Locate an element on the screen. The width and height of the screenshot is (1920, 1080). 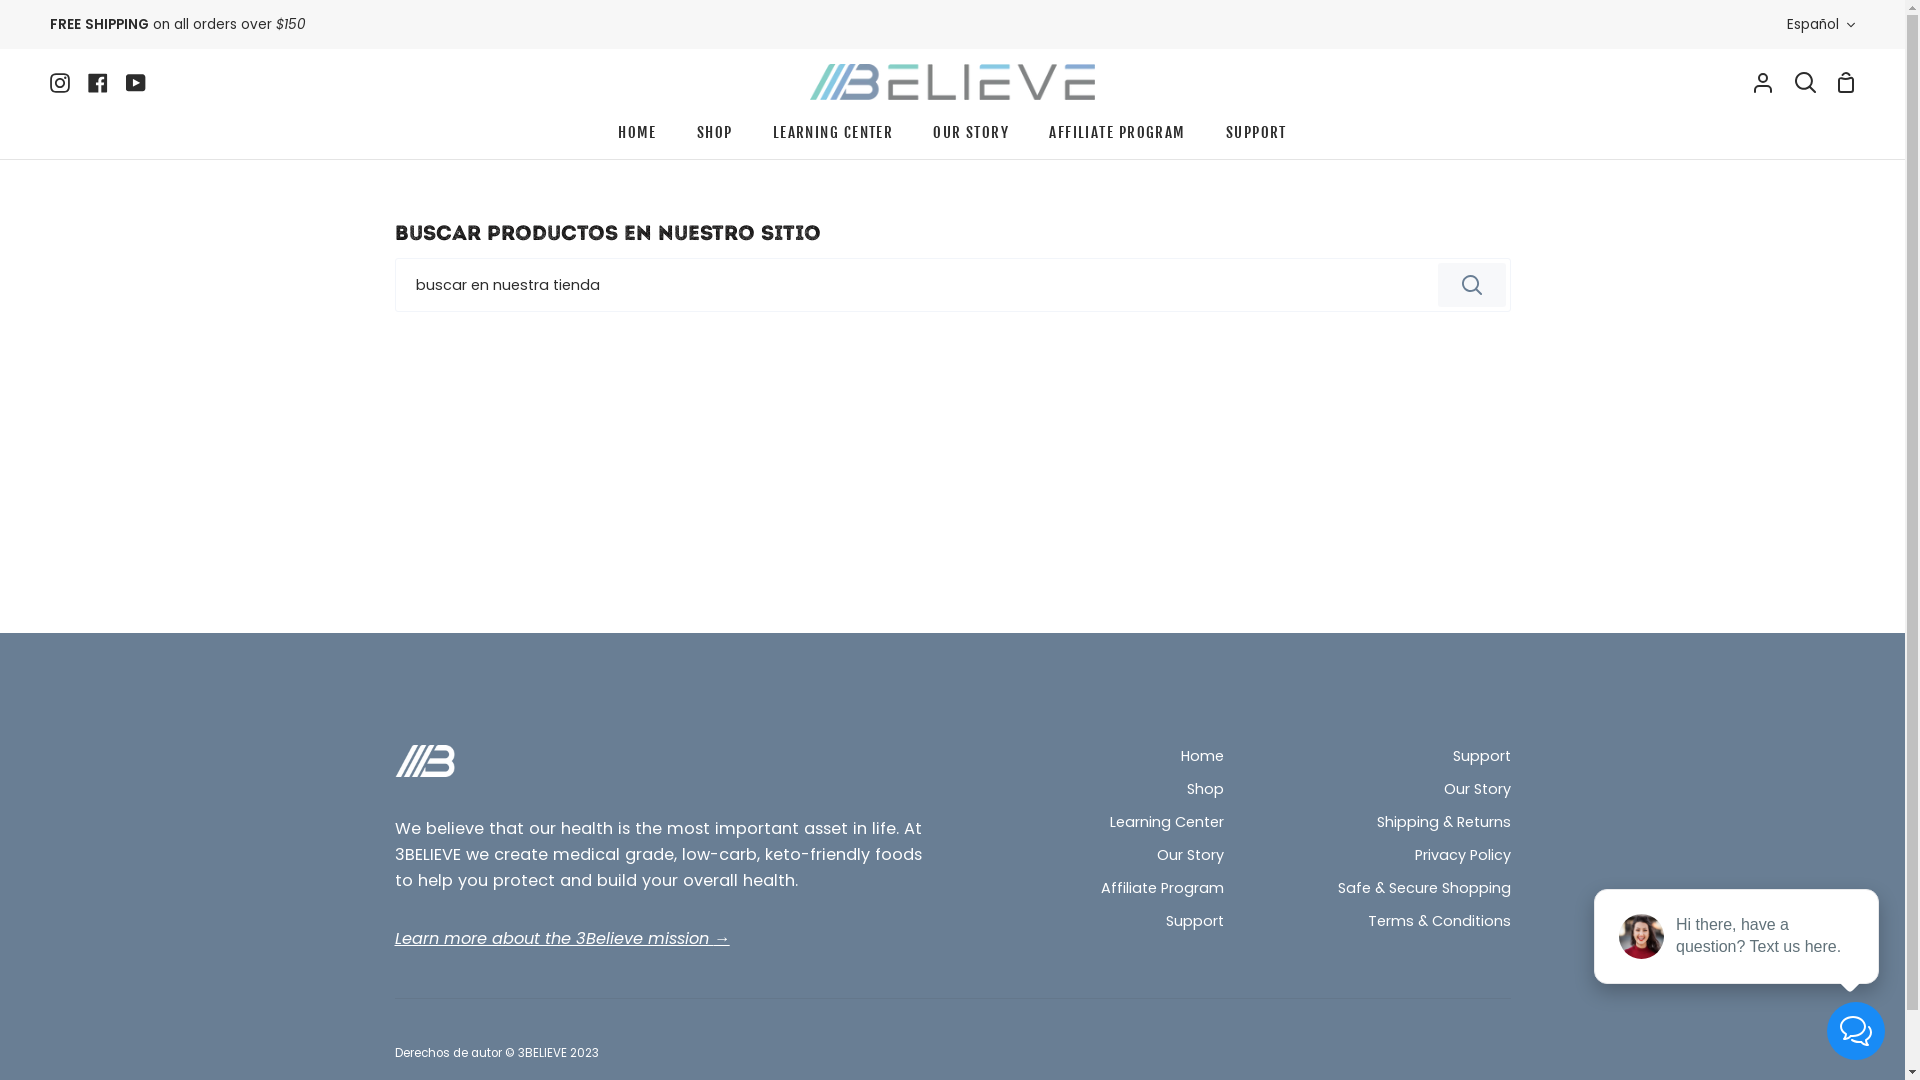
'SHOP' is located at coordinates (715, 136).